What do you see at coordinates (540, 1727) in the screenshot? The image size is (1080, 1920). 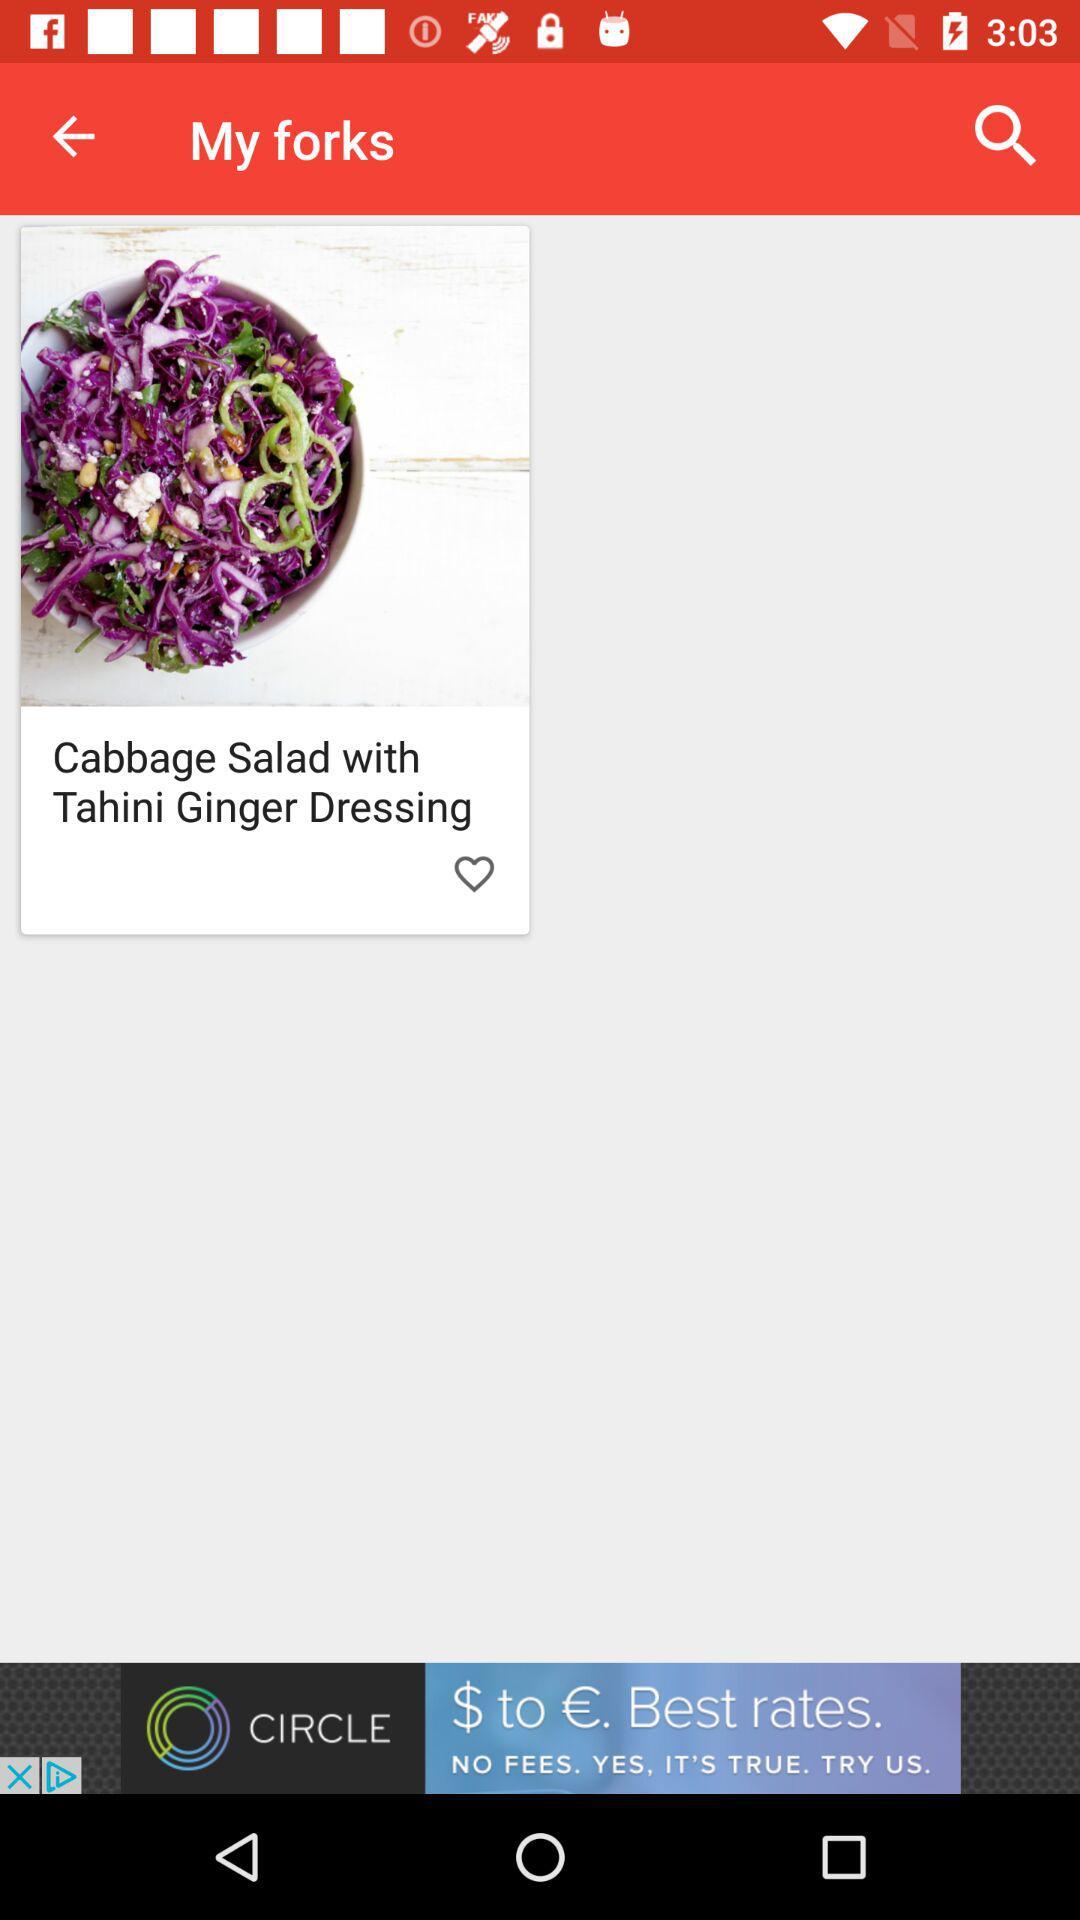 I see `adverts` at bounding box center [540, 1727].